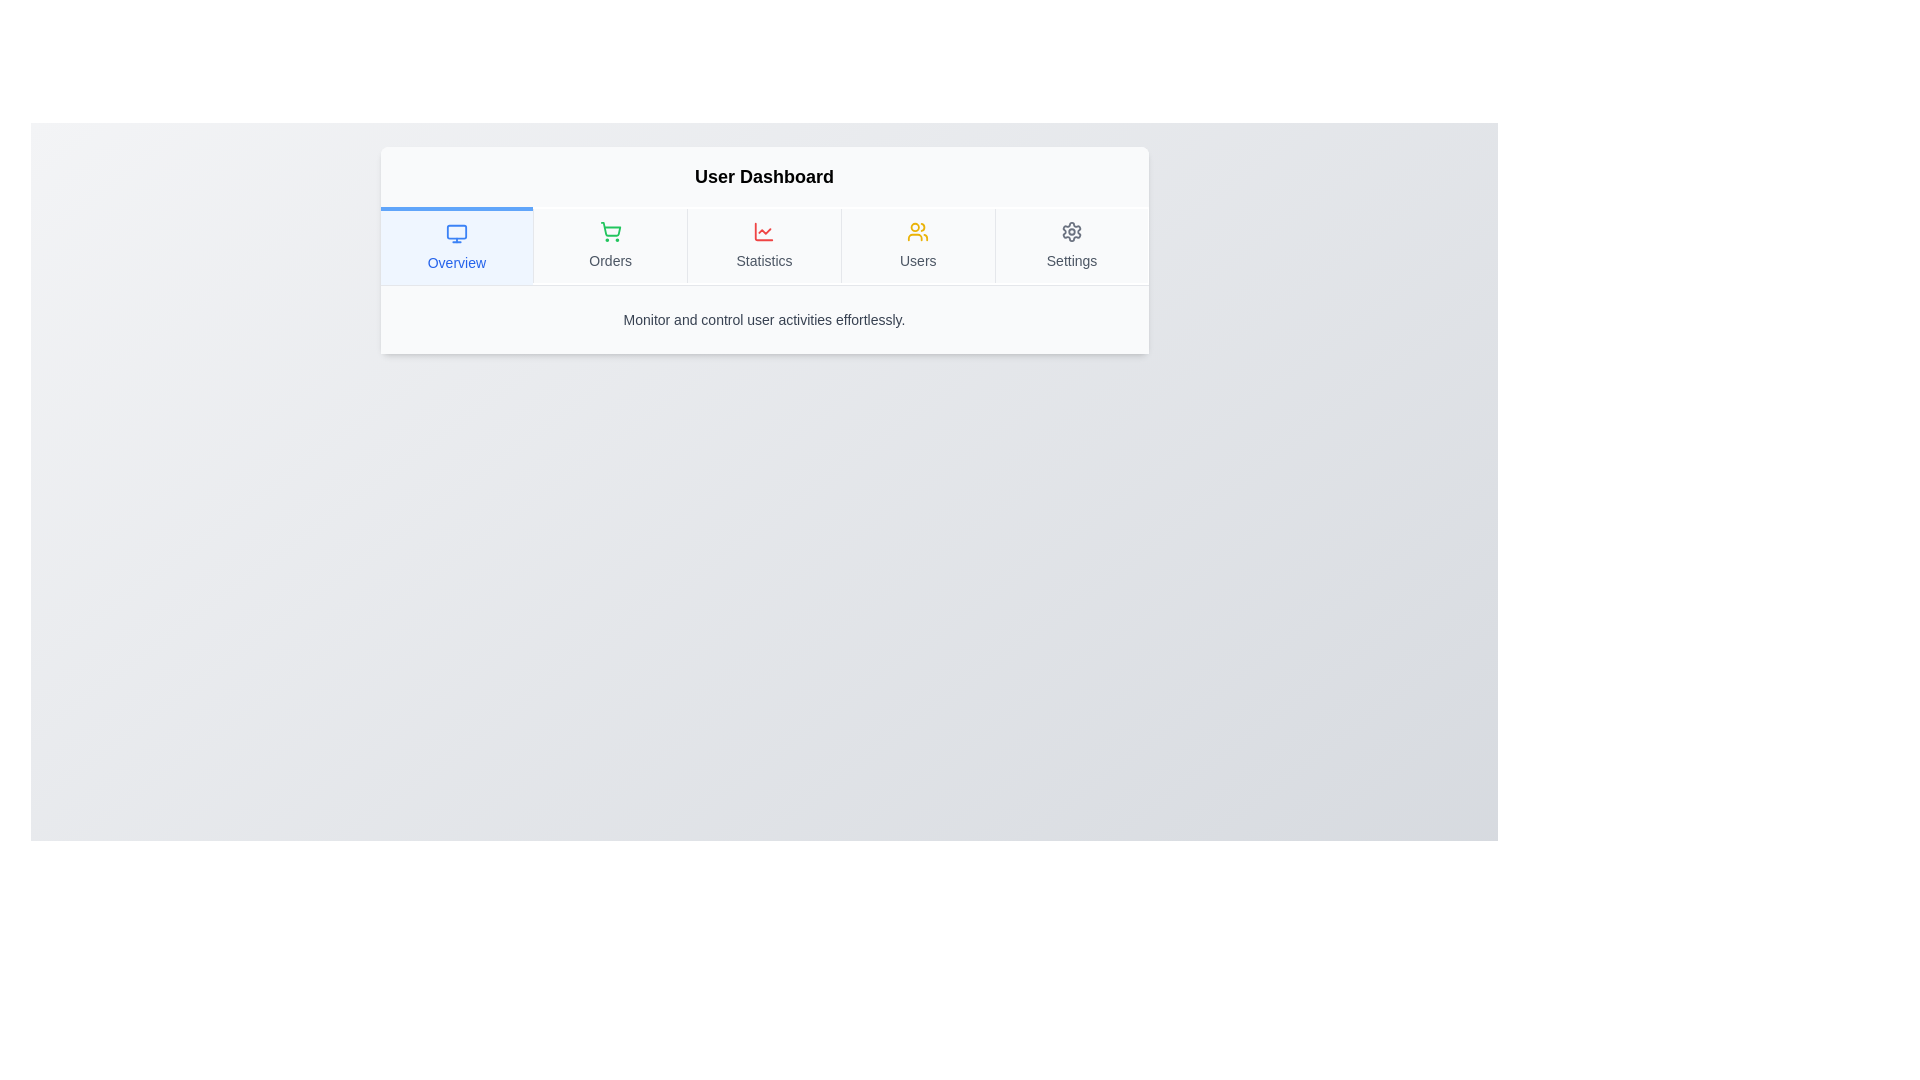  What do you see at coordinates (1071, 230) in the screenshot?
I see `the settings icon located at the center of the rectangular block labeled 'Settings'` at bounding box center [1071, 230].